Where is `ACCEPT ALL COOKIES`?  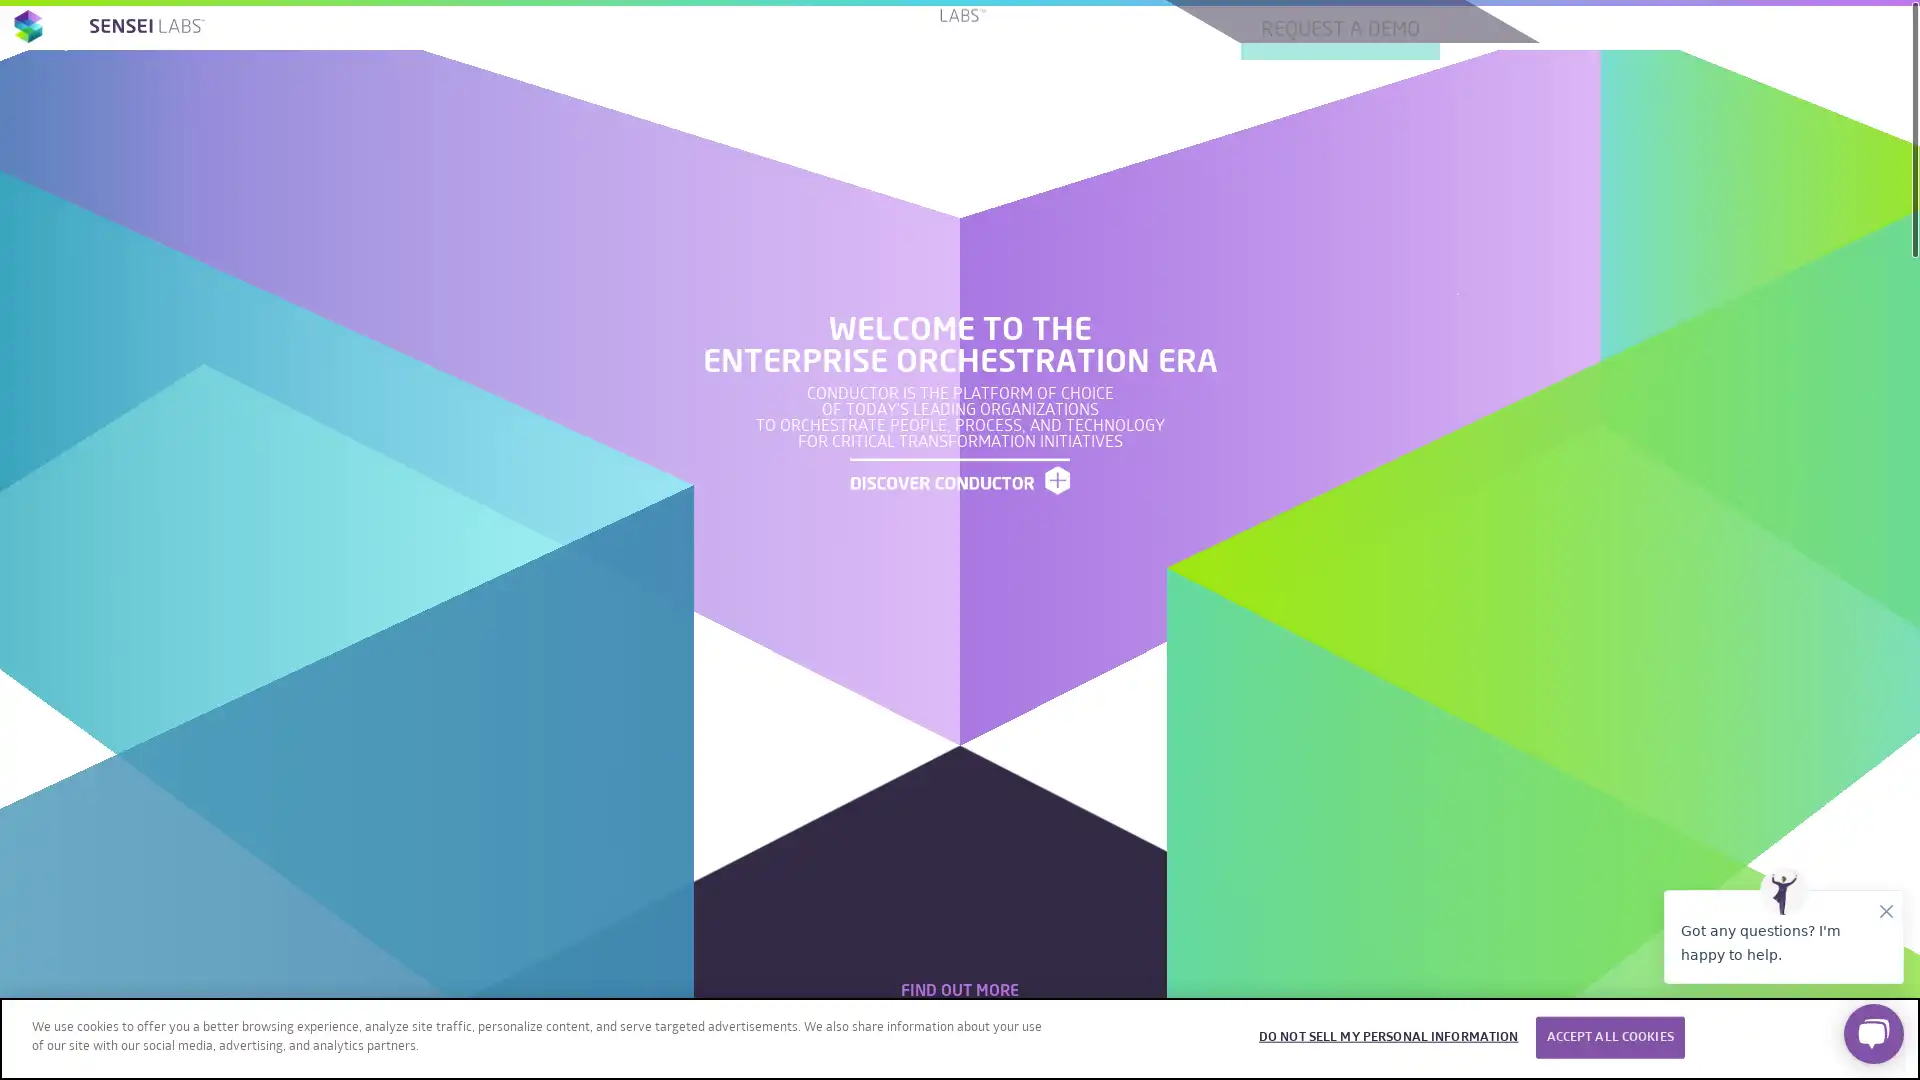 ACCEPT ALL COOKIES is located at coordinates (1609, 1036).